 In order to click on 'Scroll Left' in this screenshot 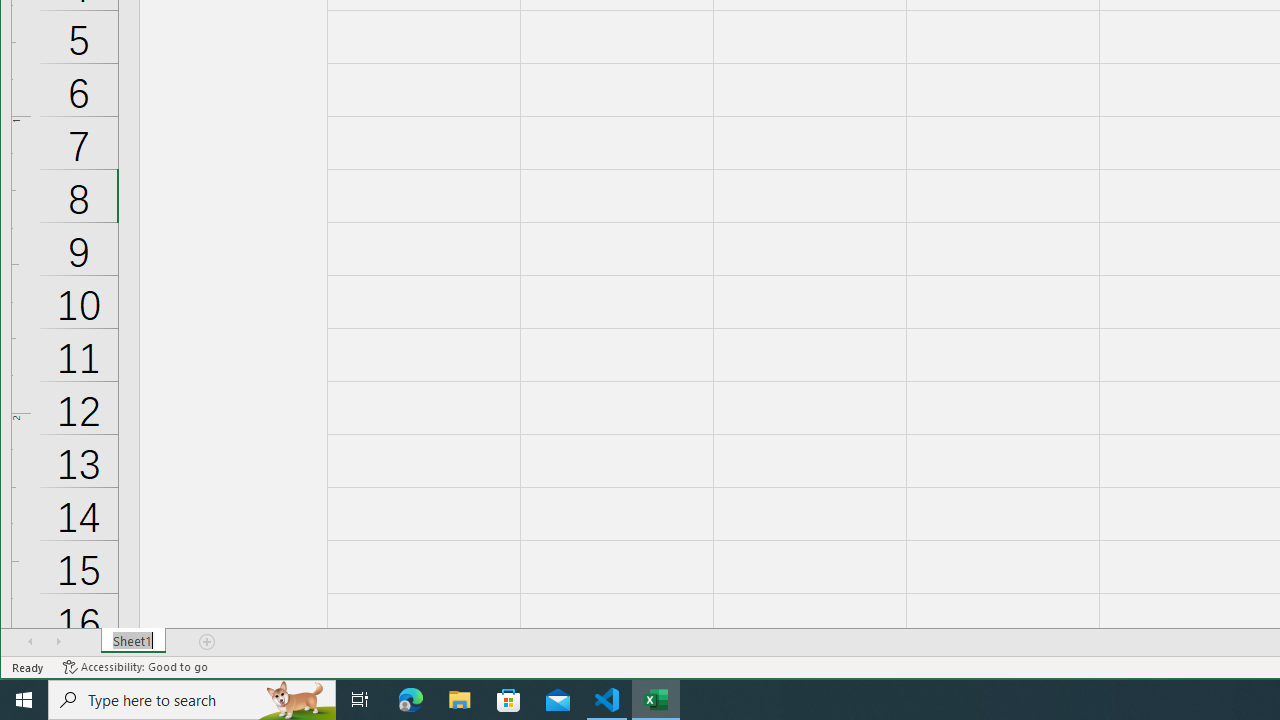, I will do `click(30, 641)`.